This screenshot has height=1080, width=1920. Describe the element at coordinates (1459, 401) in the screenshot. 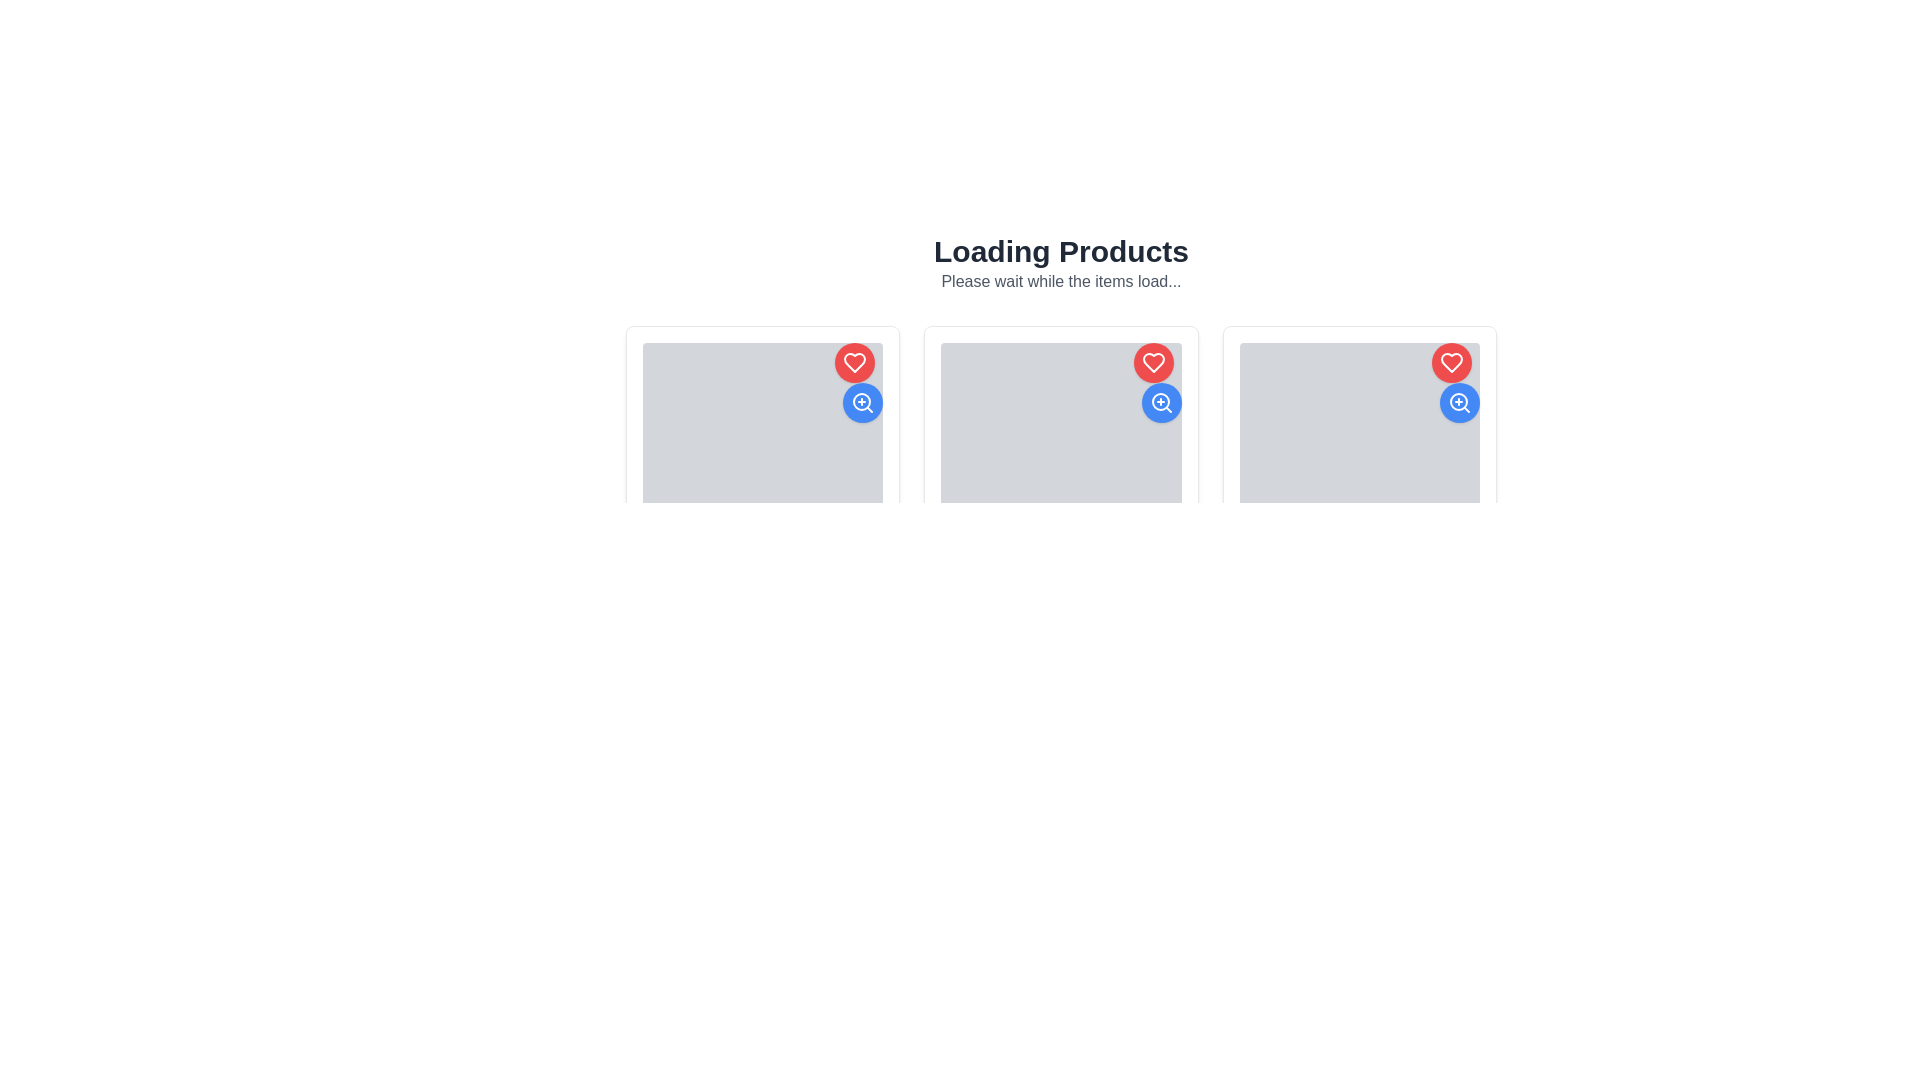

I see `the Circle element within the zoom-in icon that signifies the zoom-in feature, located at the center of the magnifying glass symbol` at that location.